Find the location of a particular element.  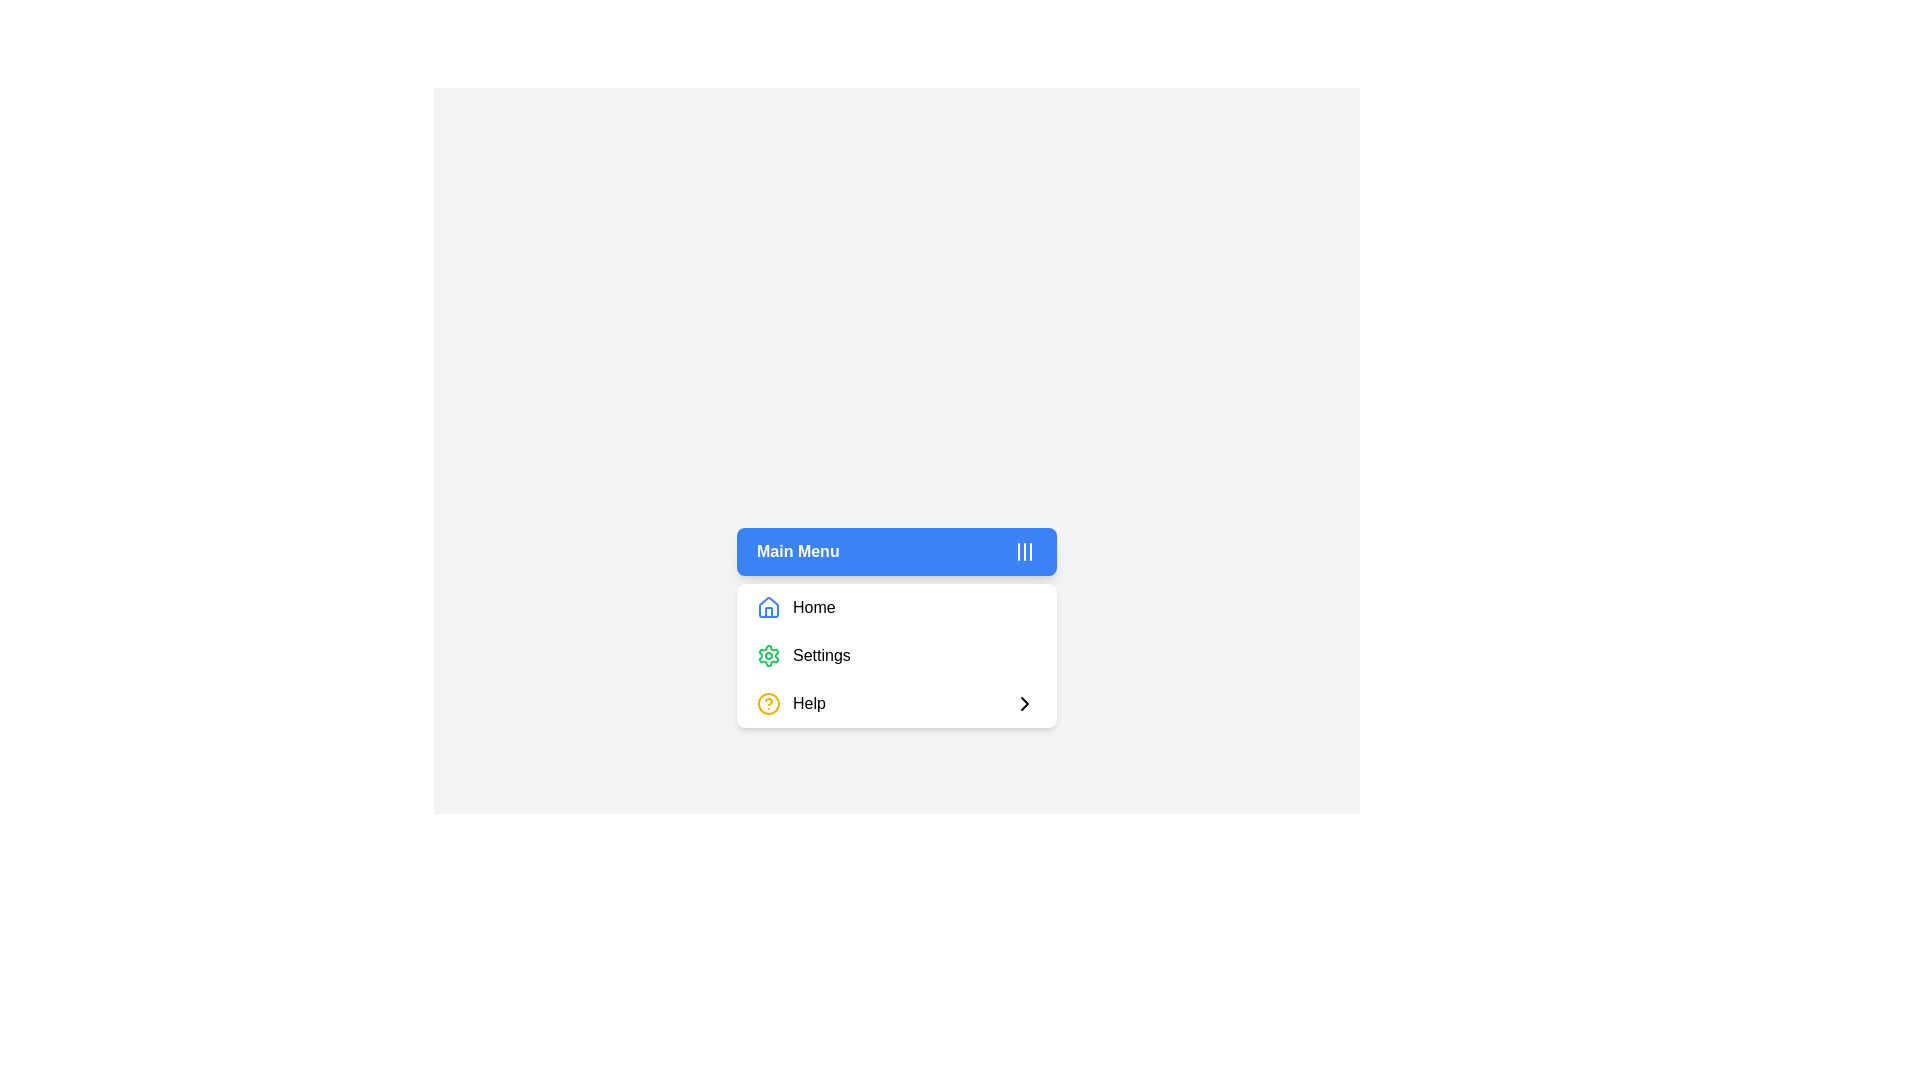

the toggle button located at the top of the drop menu structure to focus on it is located at coordinates (896, 551).